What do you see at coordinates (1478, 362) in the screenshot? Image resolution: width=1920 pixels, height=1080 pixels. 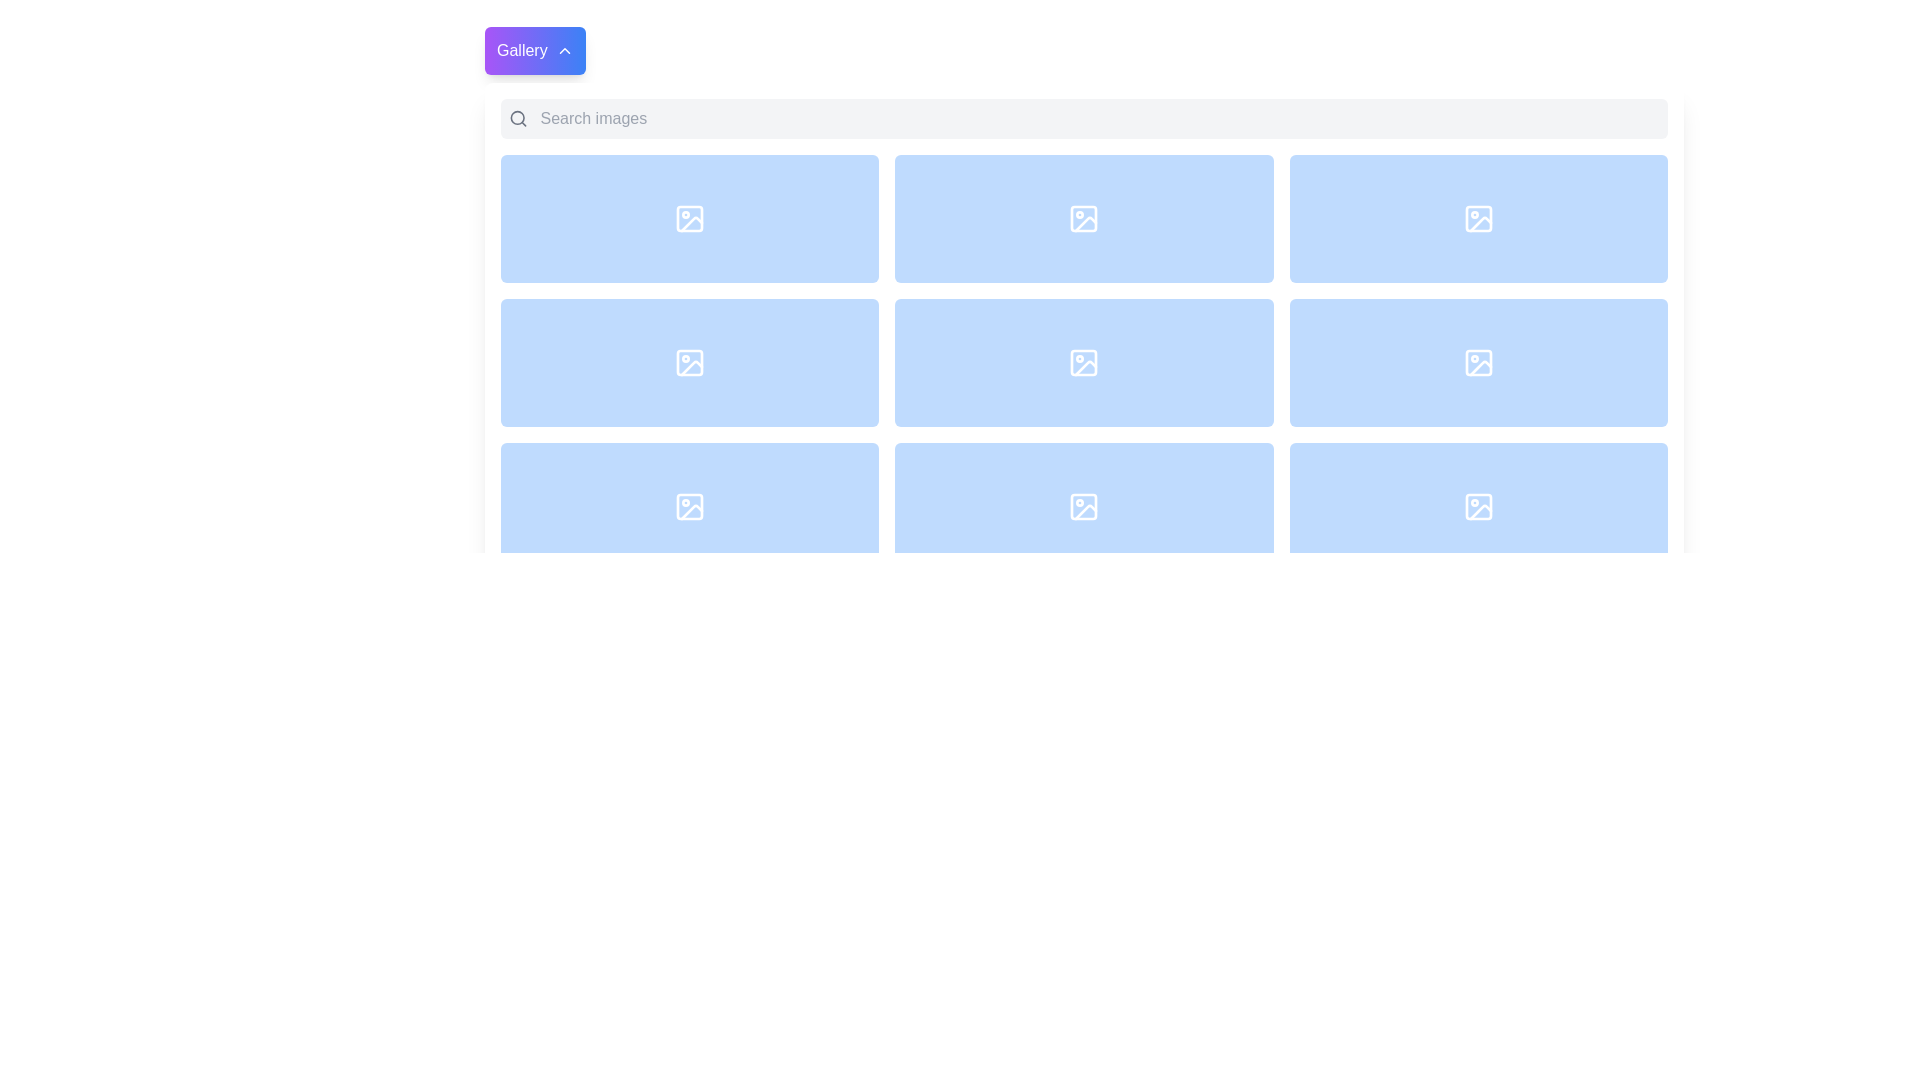 I see `the SVG graphic element located in the third column of the second row, which serves as a graphical placeholder in the interface` at bounding box center [1478, 362].